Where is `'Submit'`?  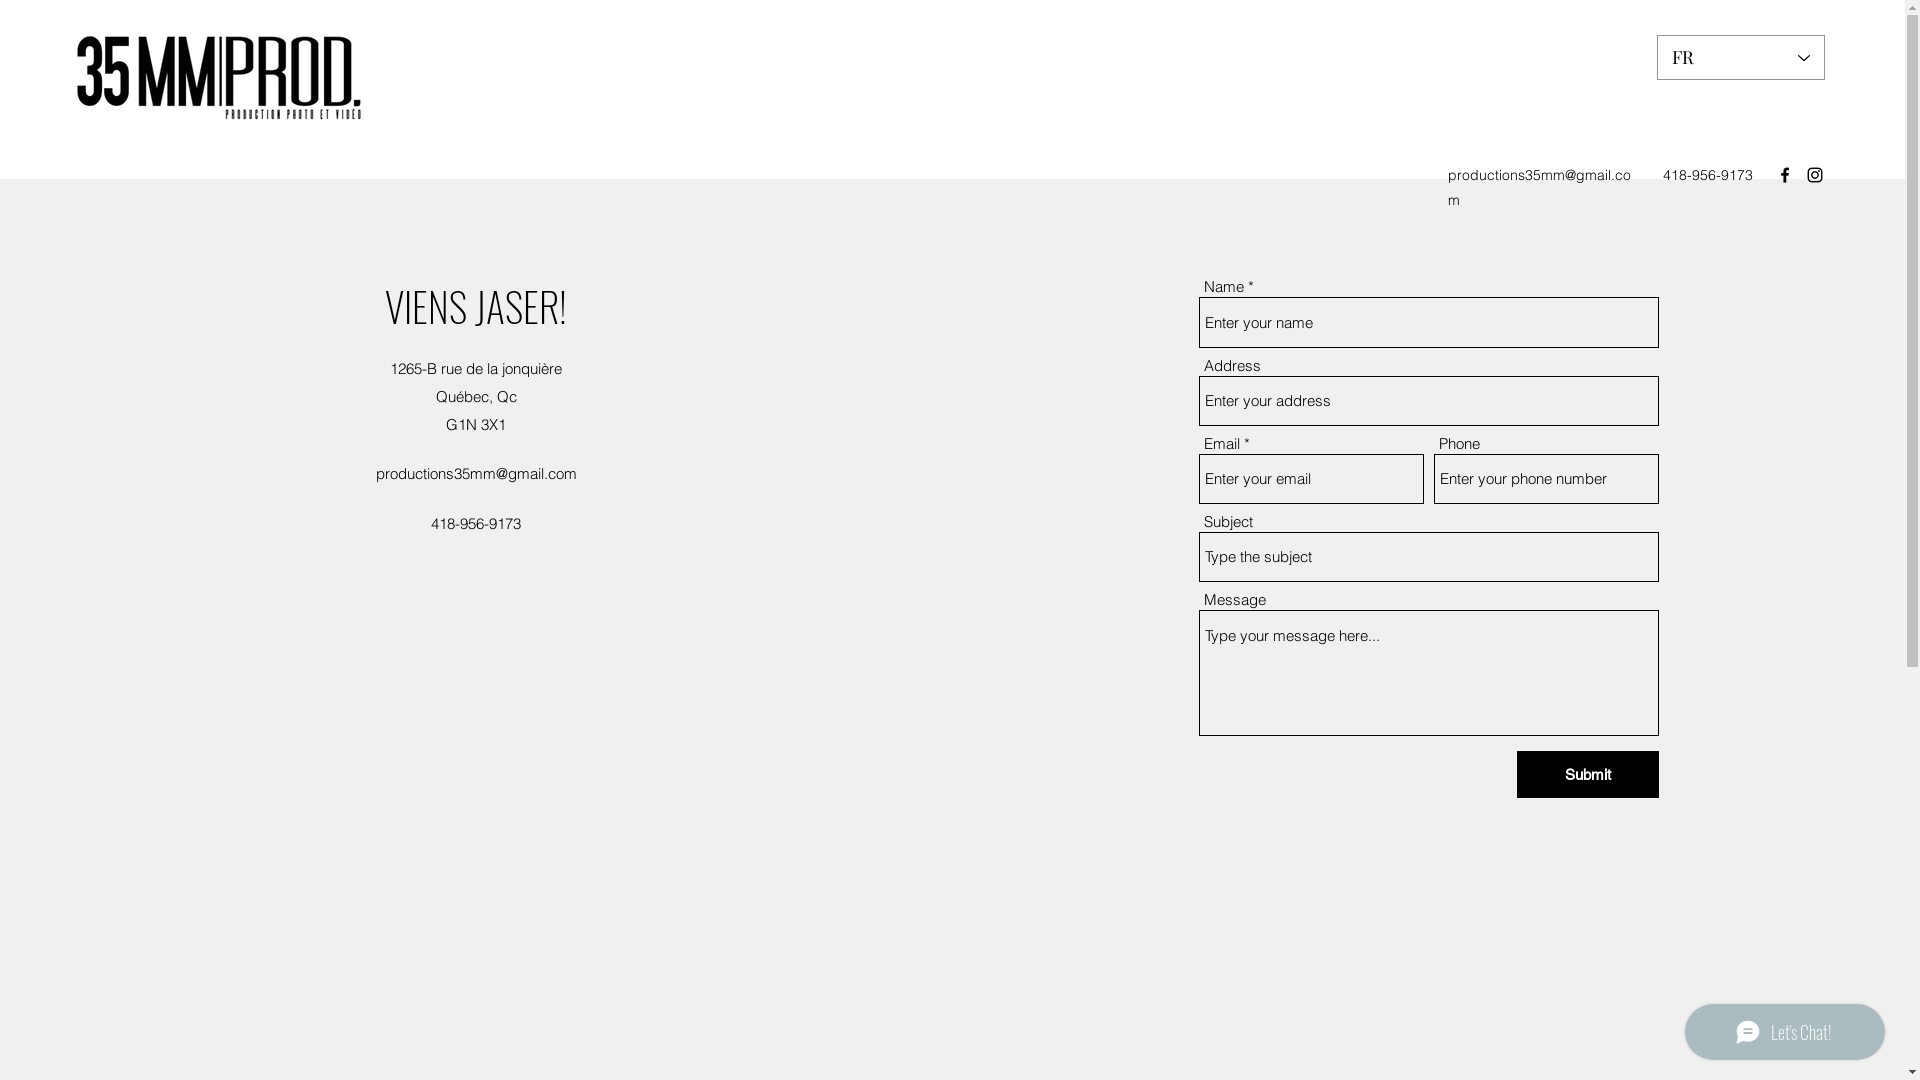 'Submit' is located at coordinates (1587, 773).